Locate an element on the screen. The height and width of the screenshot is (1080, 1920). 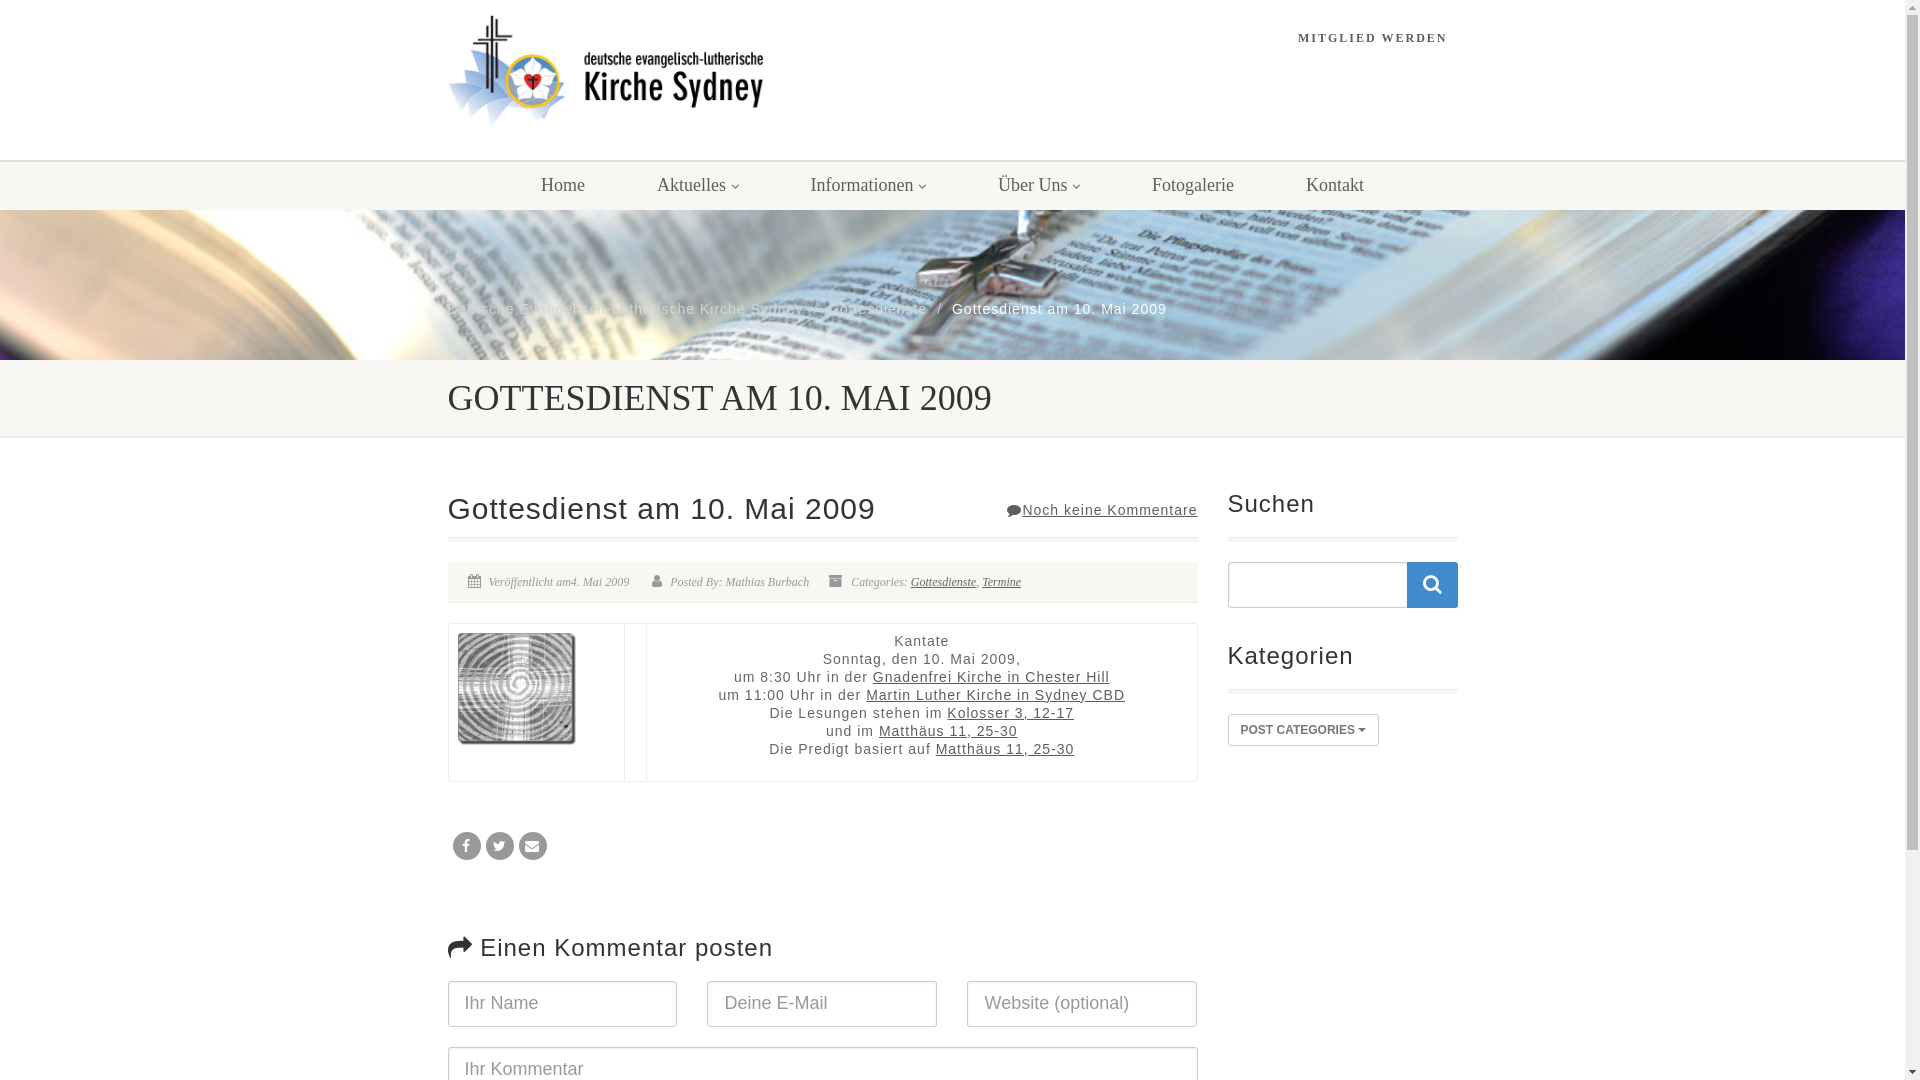
'Kolosser 3, 12-17' is located at coordinates (1010, 712).